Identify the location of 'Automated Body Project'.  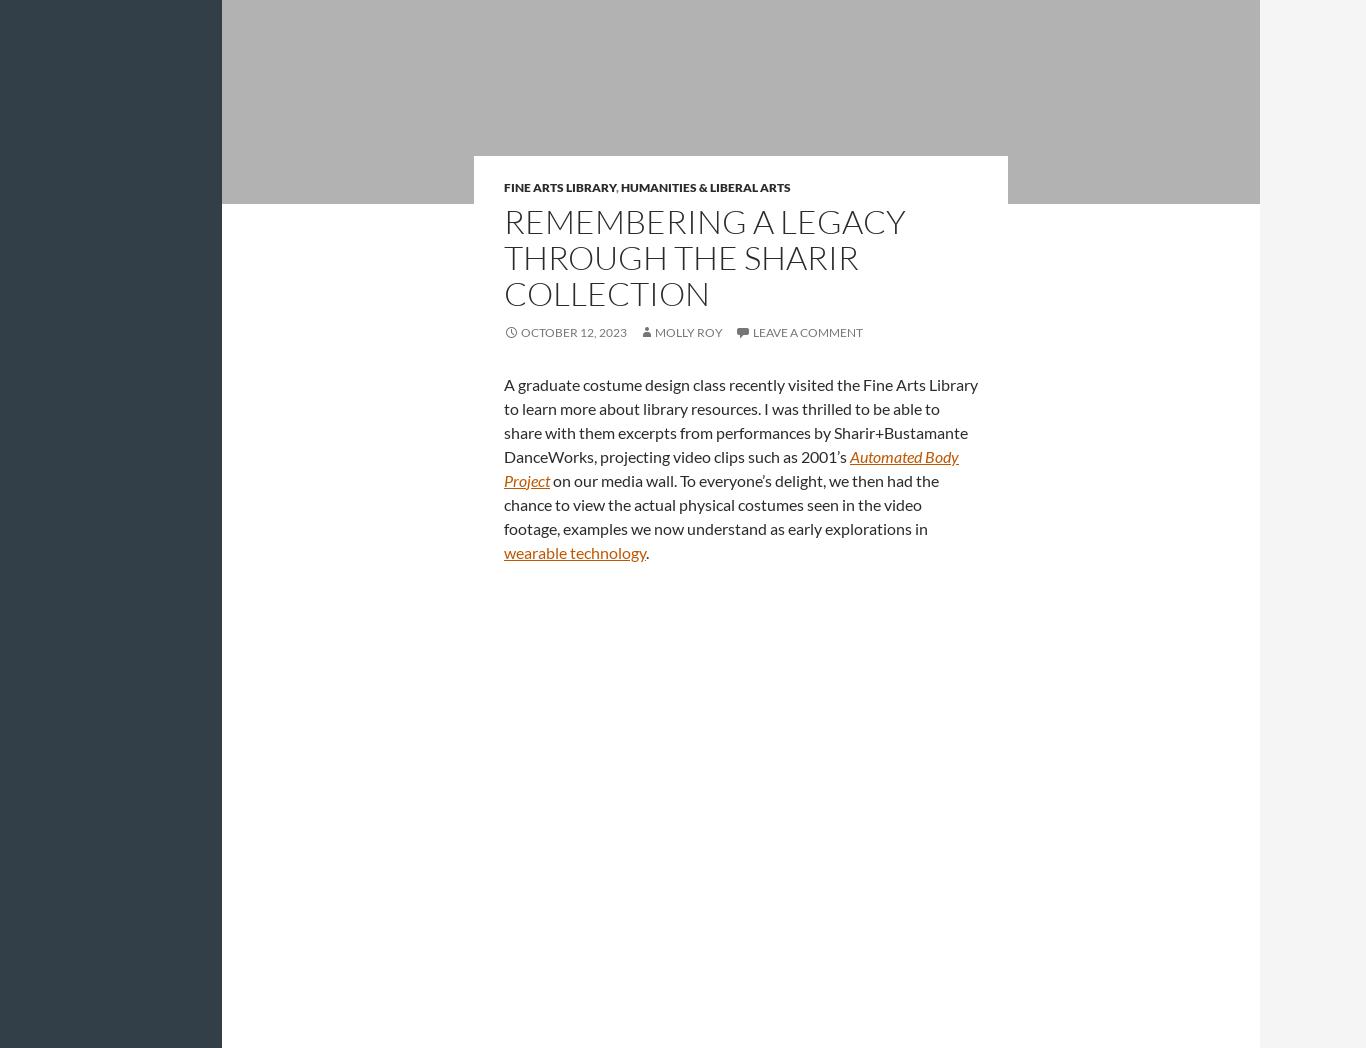
(731, 466).